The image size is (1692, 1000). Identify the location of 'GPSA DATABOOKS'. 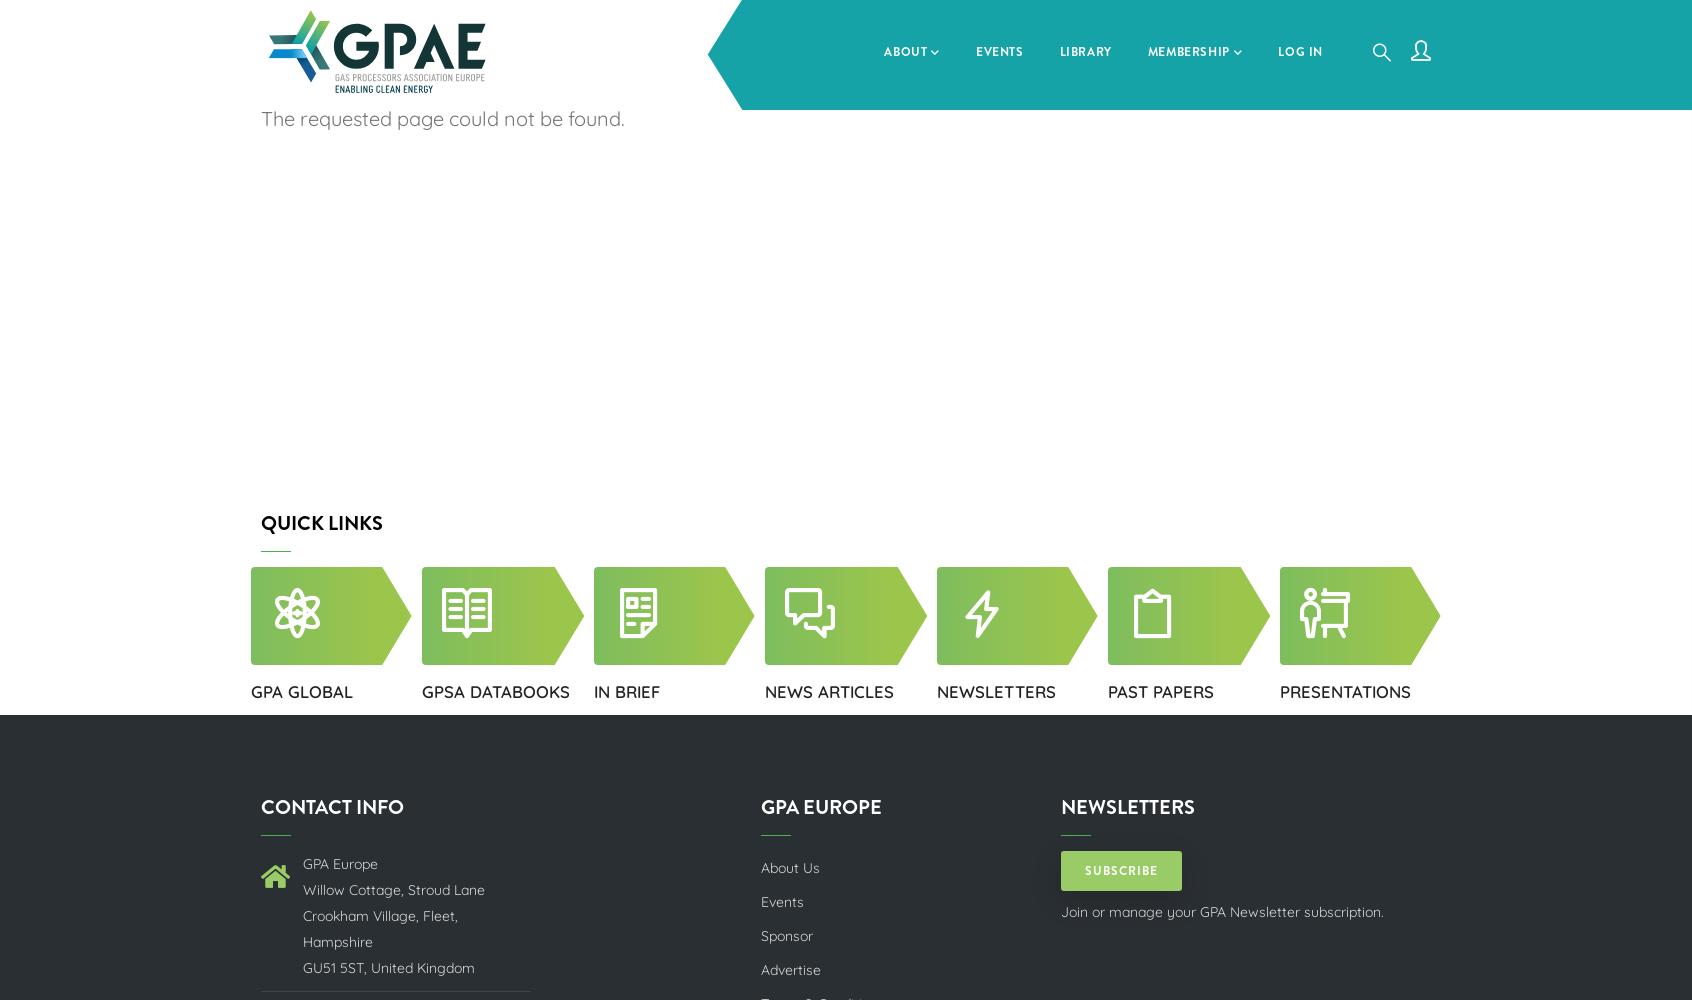
(495, 690).